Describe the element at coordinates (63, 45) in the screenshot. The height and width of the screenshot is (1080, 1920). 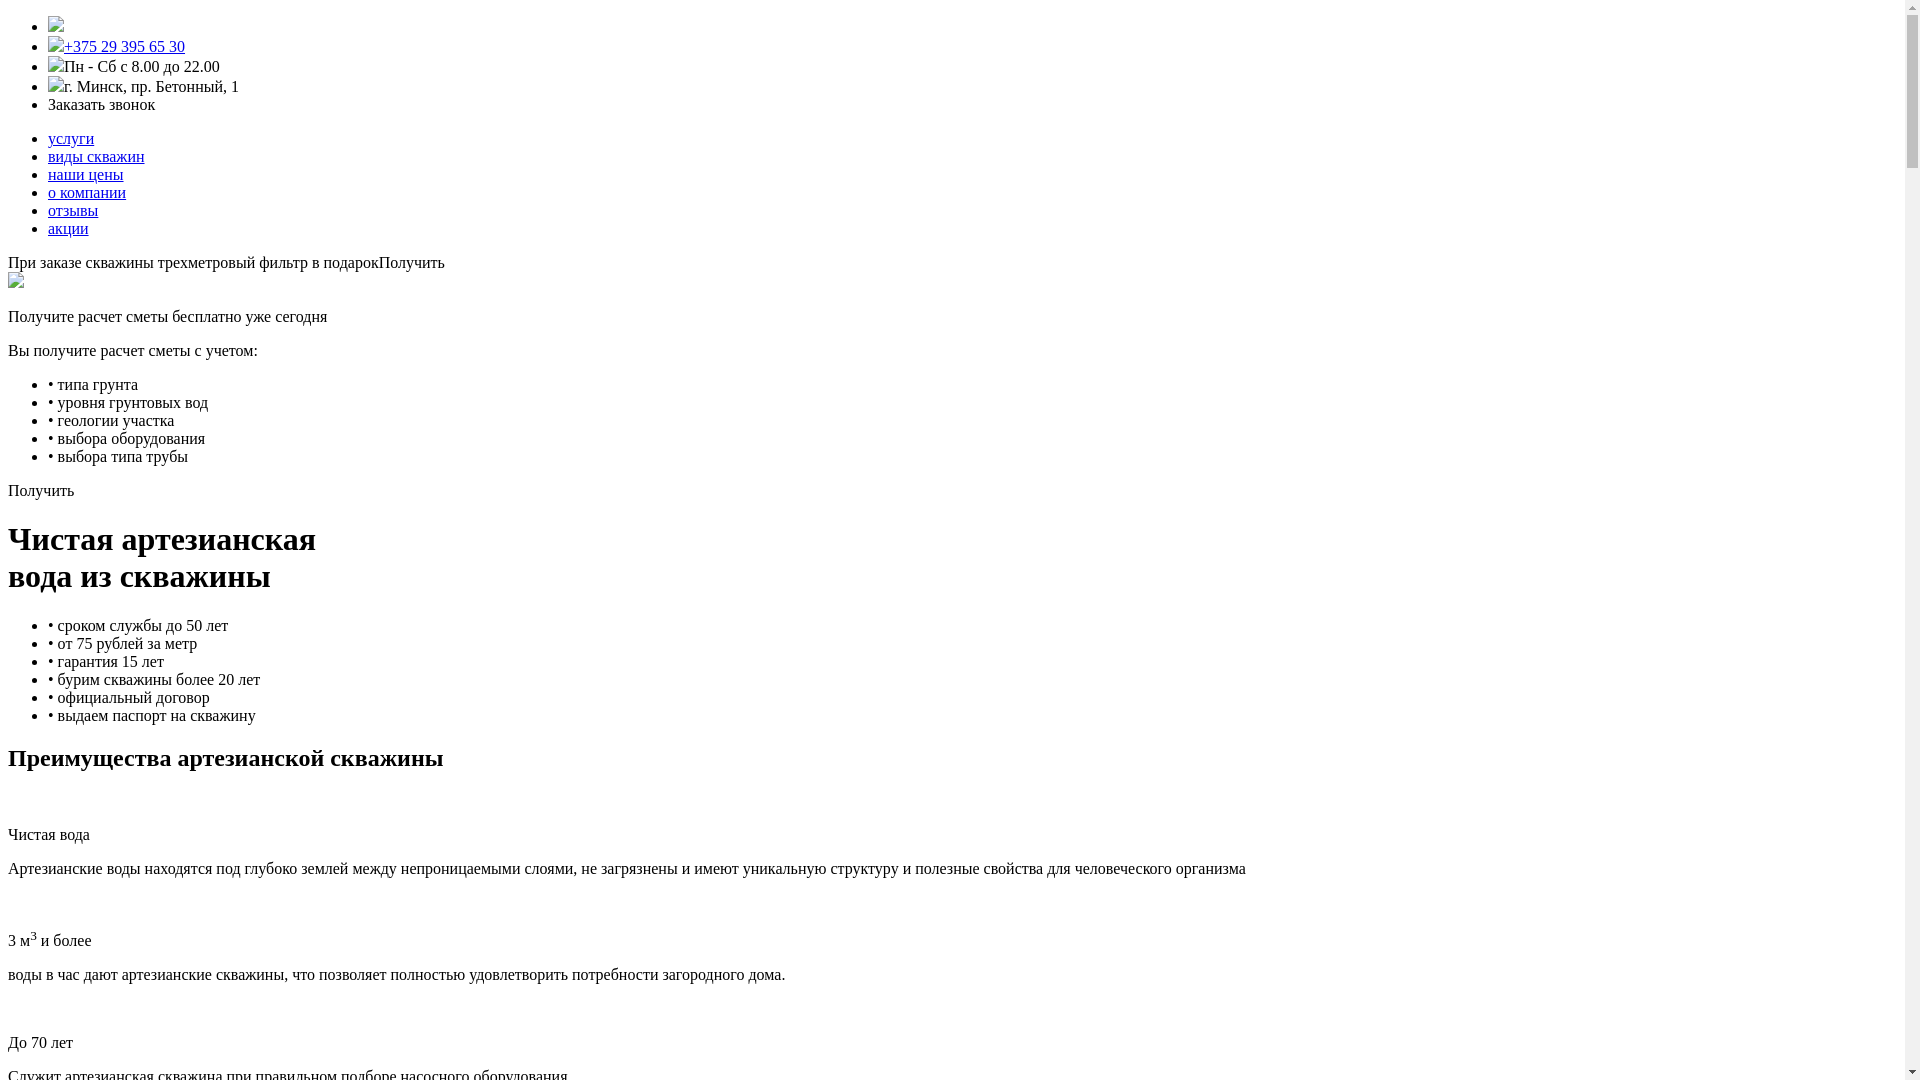
I see `'+375 29 395 65 30'` at that location.